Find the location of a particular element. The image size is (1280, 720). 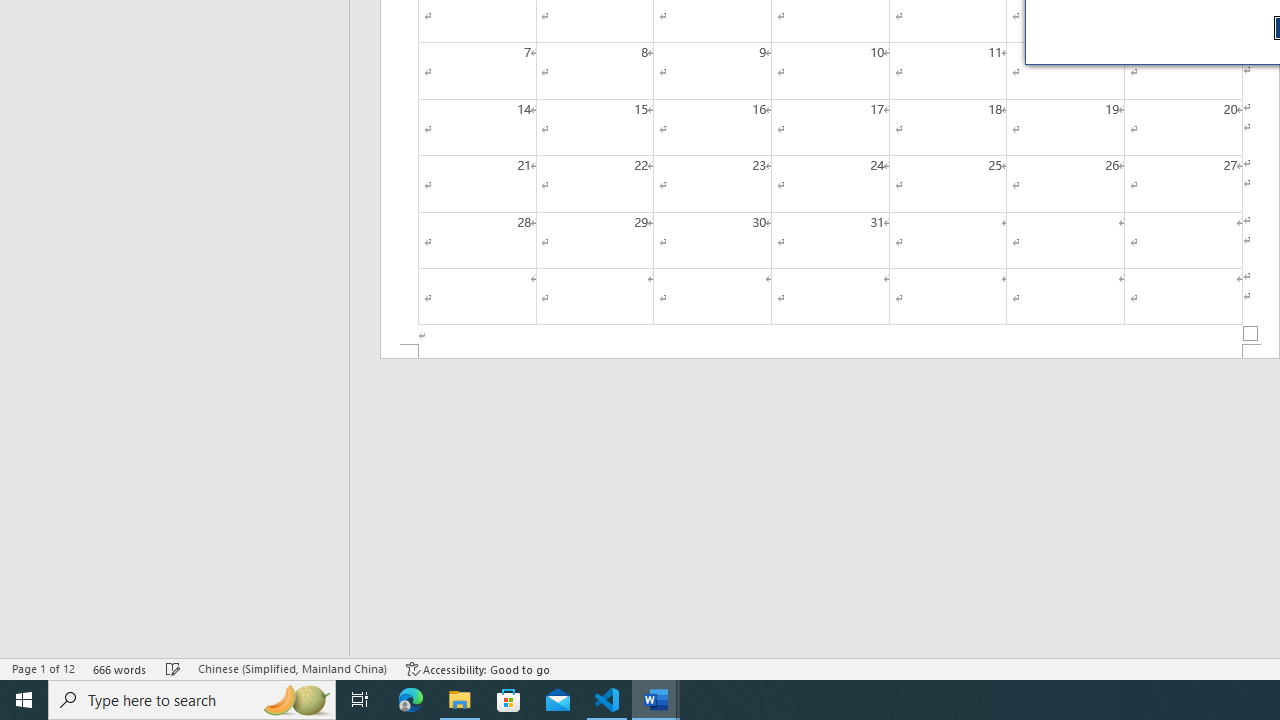

'Word Count 666 words' is located at coordinates (119, 669).